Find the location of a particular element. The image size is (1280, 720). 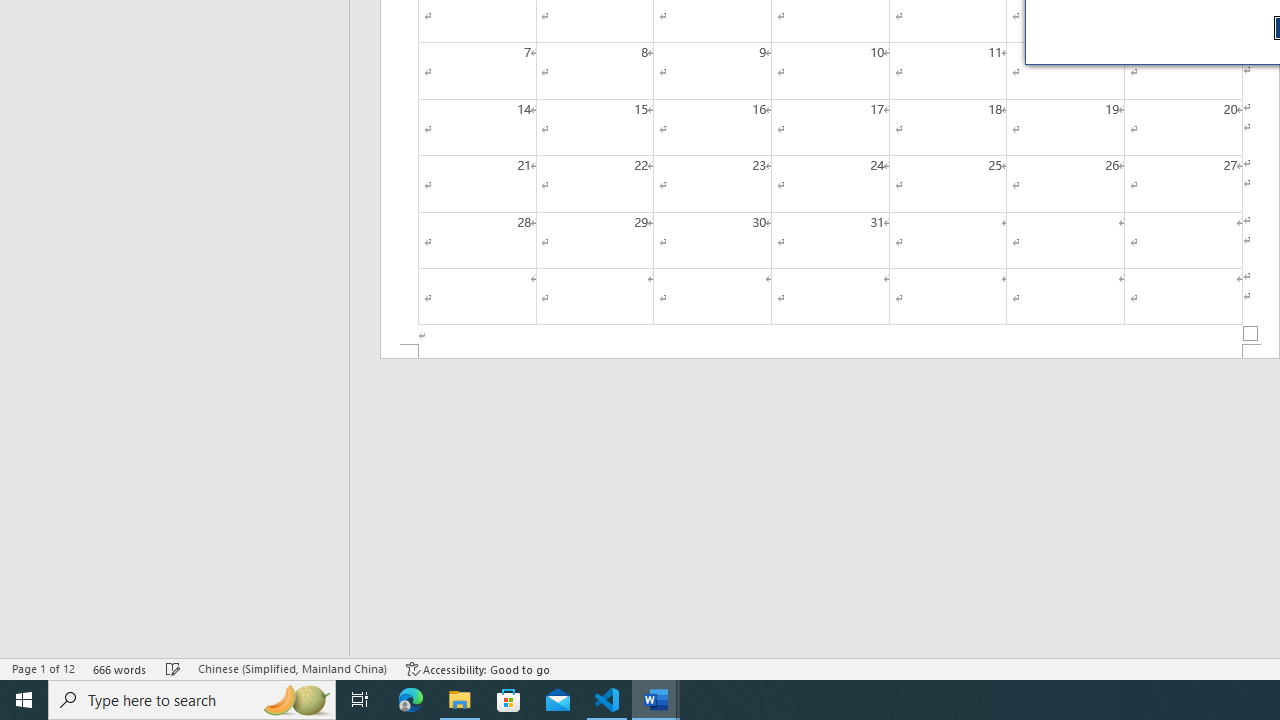

'Word Count 666 words' is located at coordinates (119, 669).